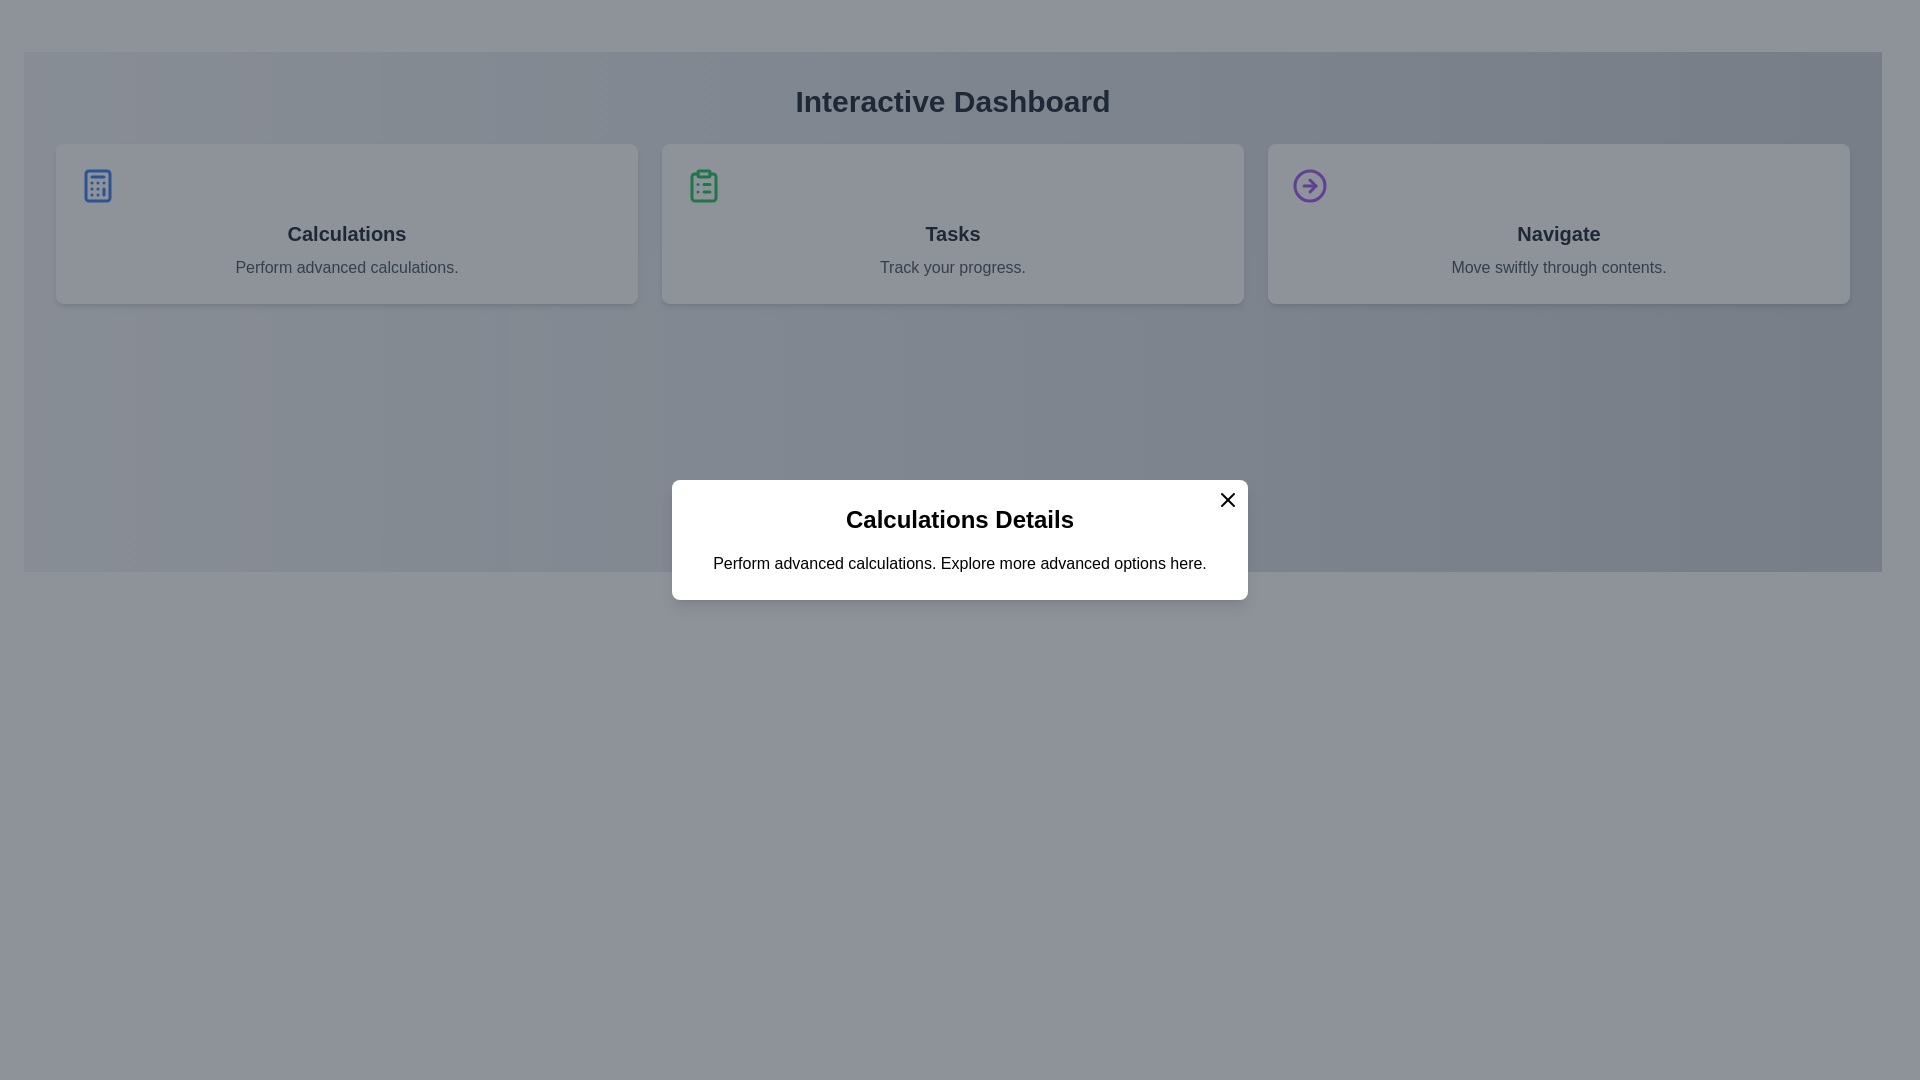  I want to click on the navigation card for 'Calculations' located at the leftmost side of the interface, above the text 'Calculations.', so click(346, 223).